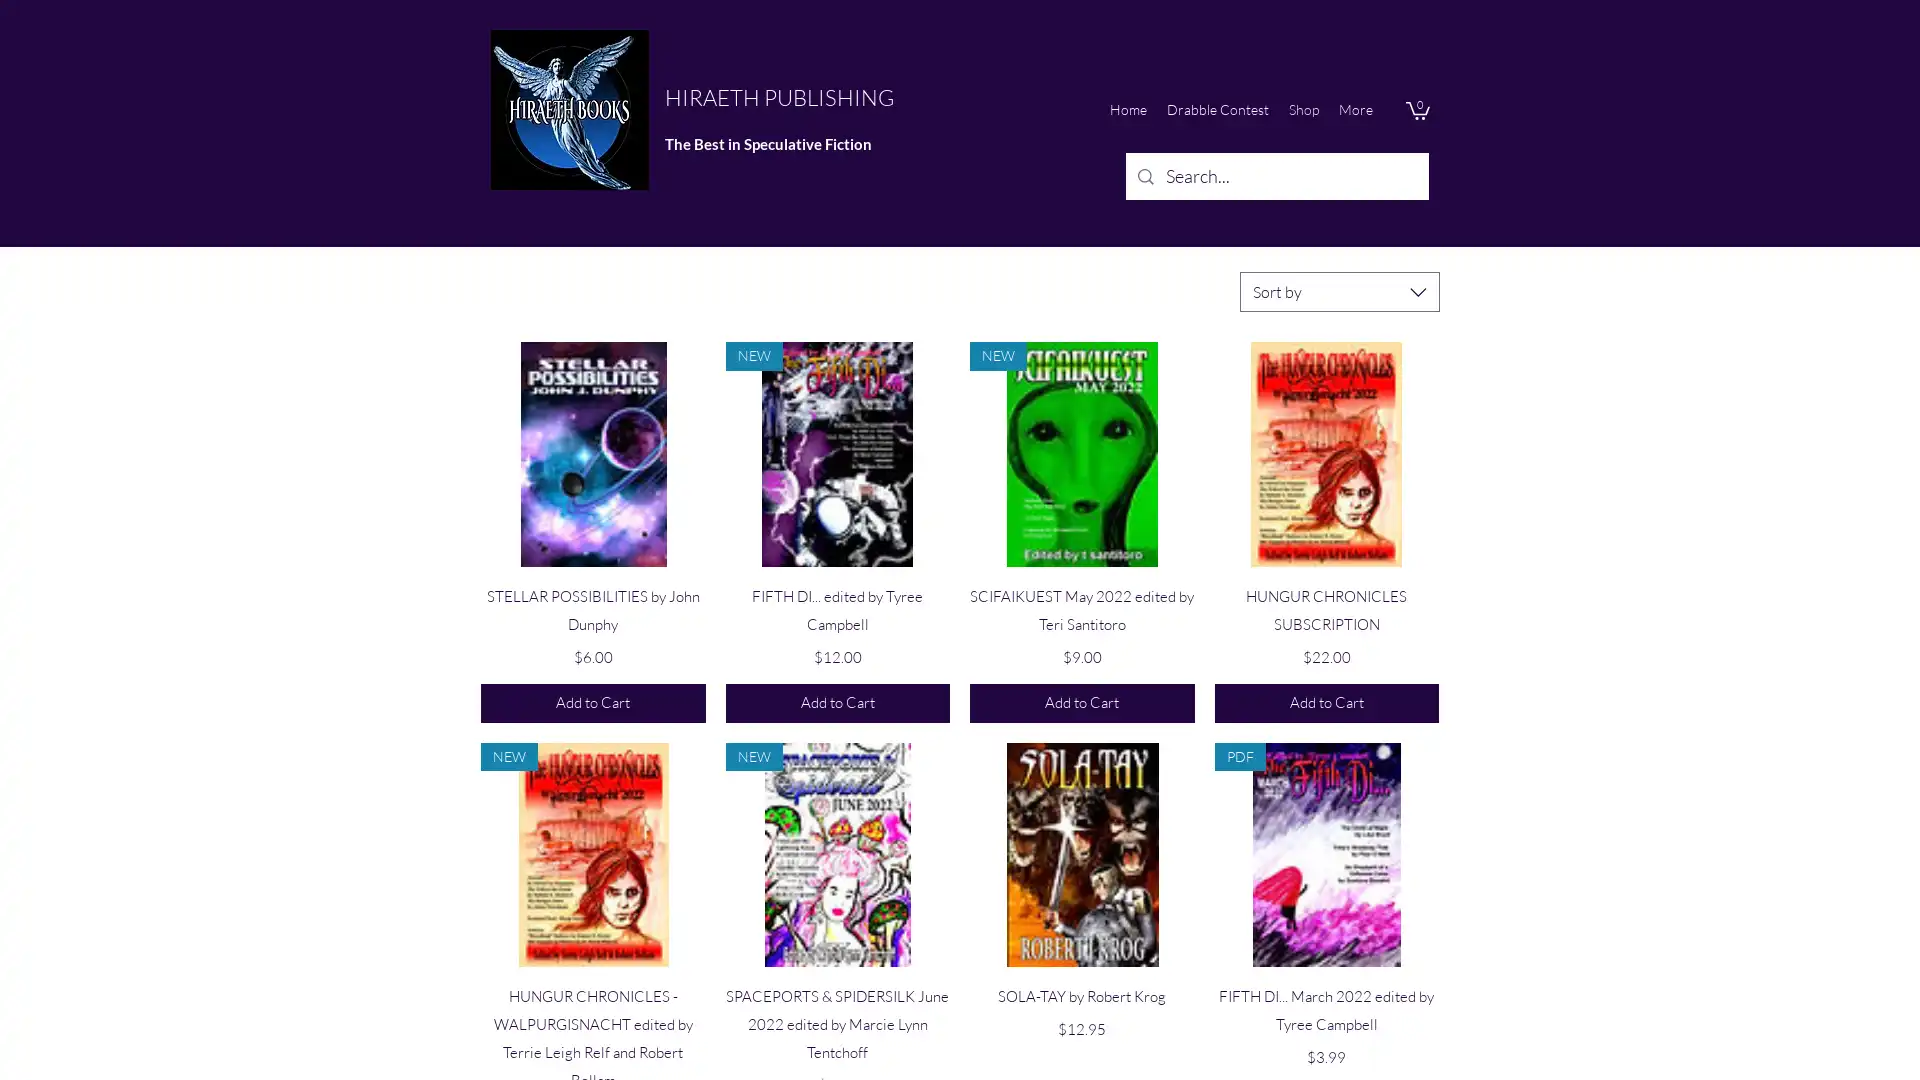  Describe the element at coordinates (837, 701) in the screenshot. I see `Add to Cart` at that location.